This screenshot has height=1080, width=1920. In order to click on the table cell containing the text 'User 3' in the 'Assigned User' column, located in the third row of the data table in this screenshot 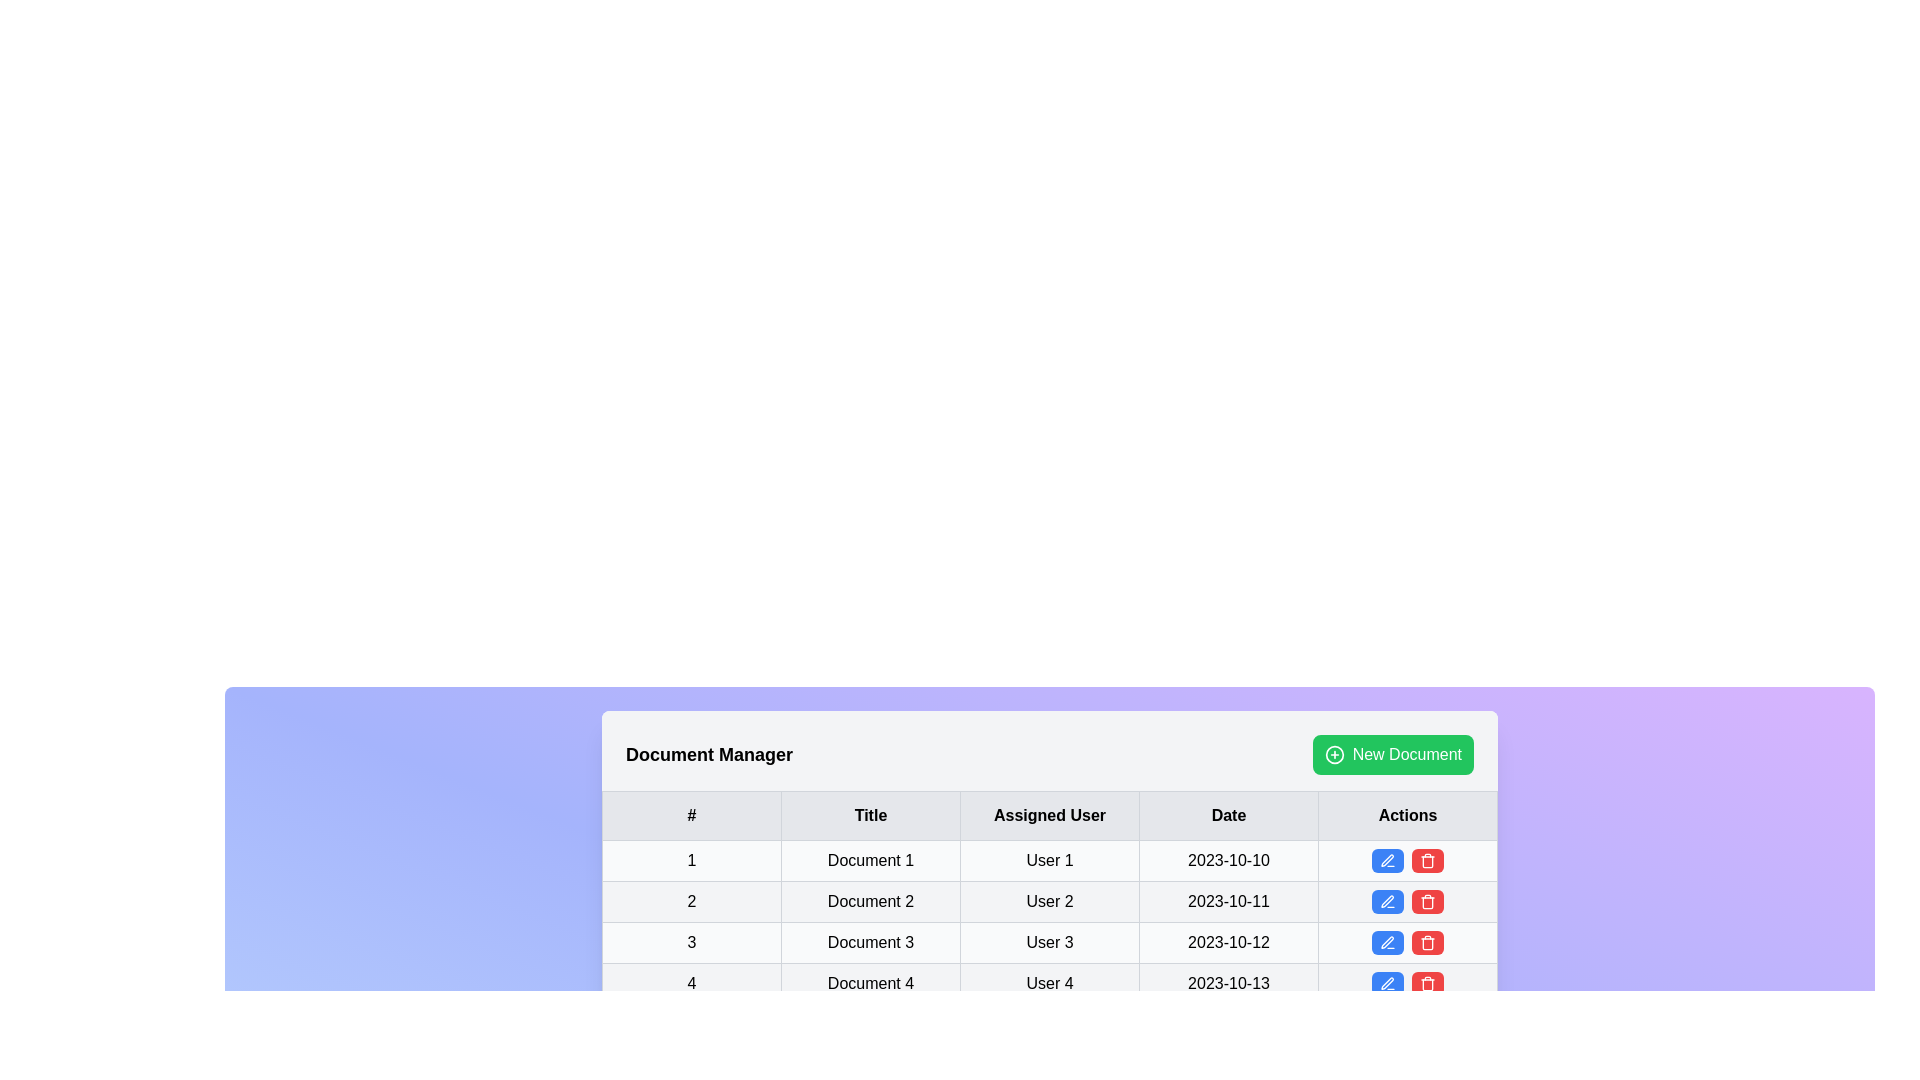, I will do `click(1049, 942)`.